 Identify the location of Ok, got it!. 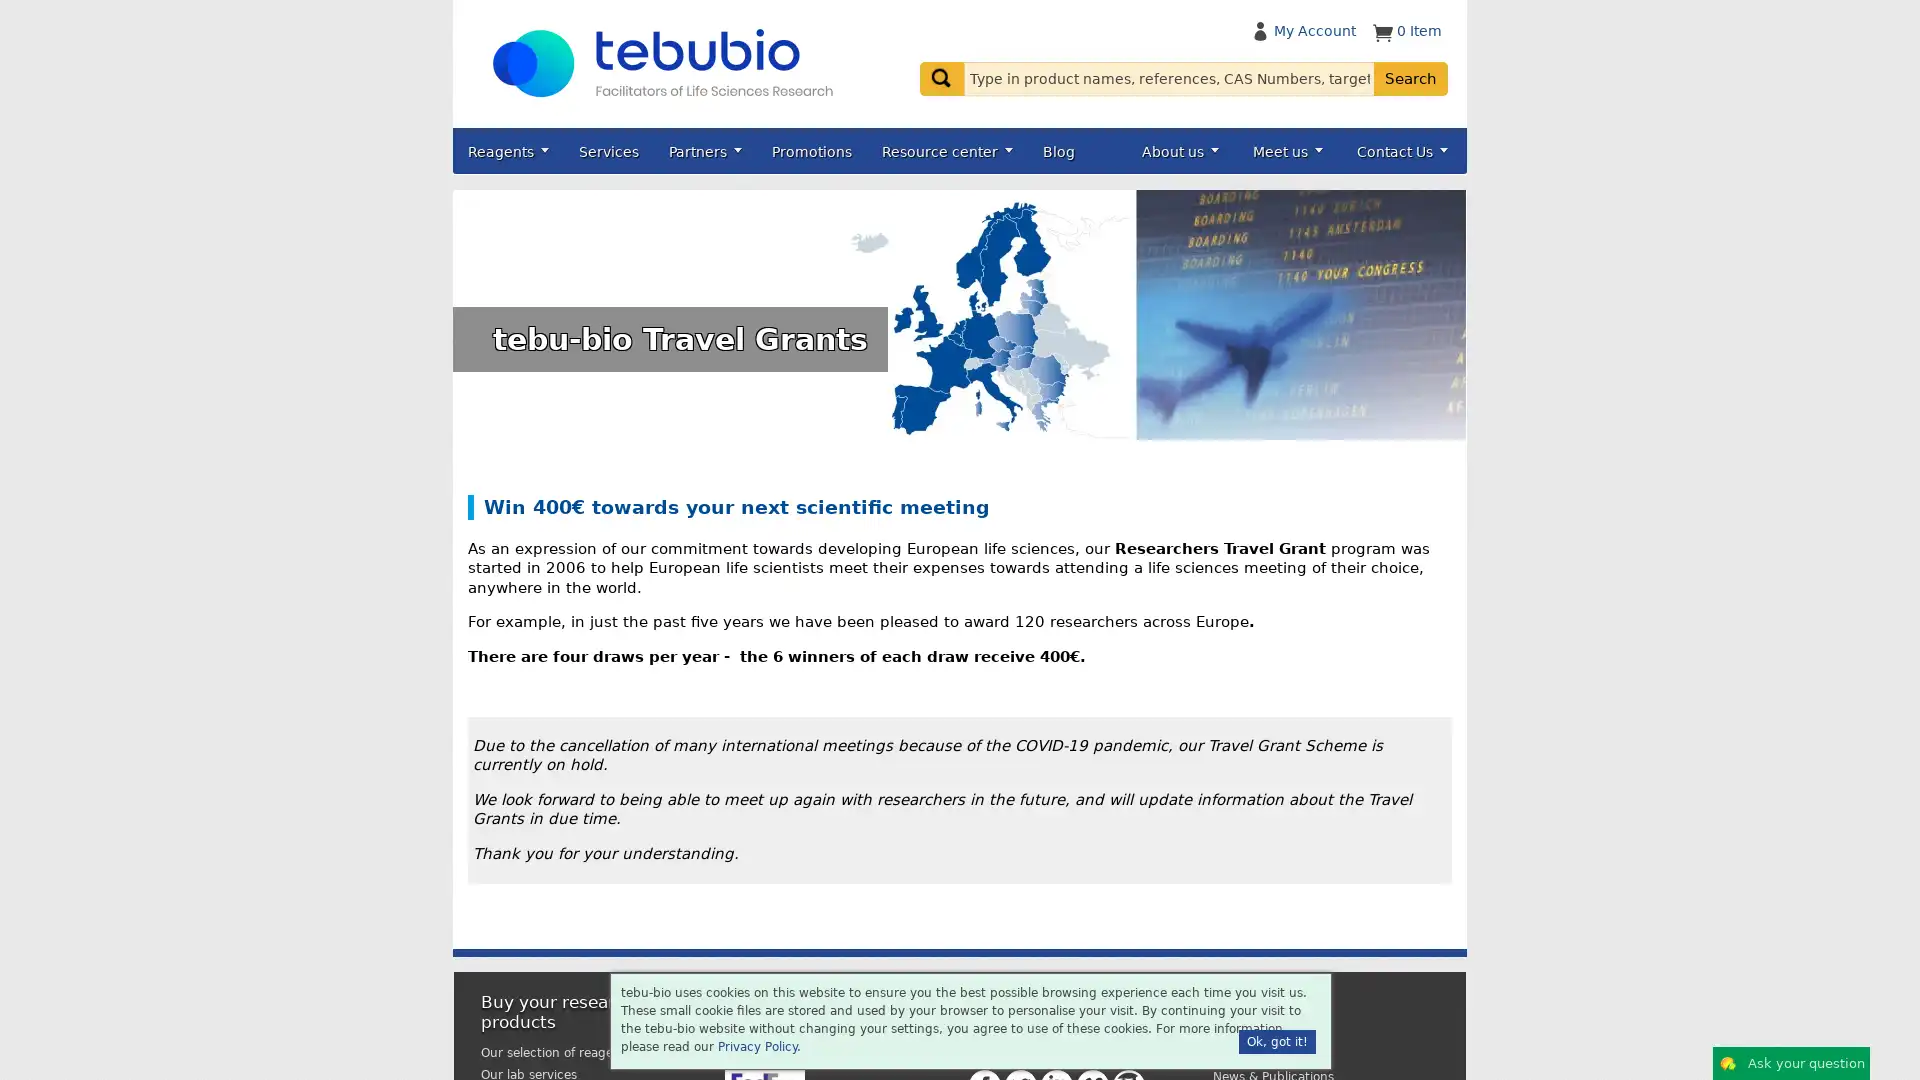
(1276, 1040).